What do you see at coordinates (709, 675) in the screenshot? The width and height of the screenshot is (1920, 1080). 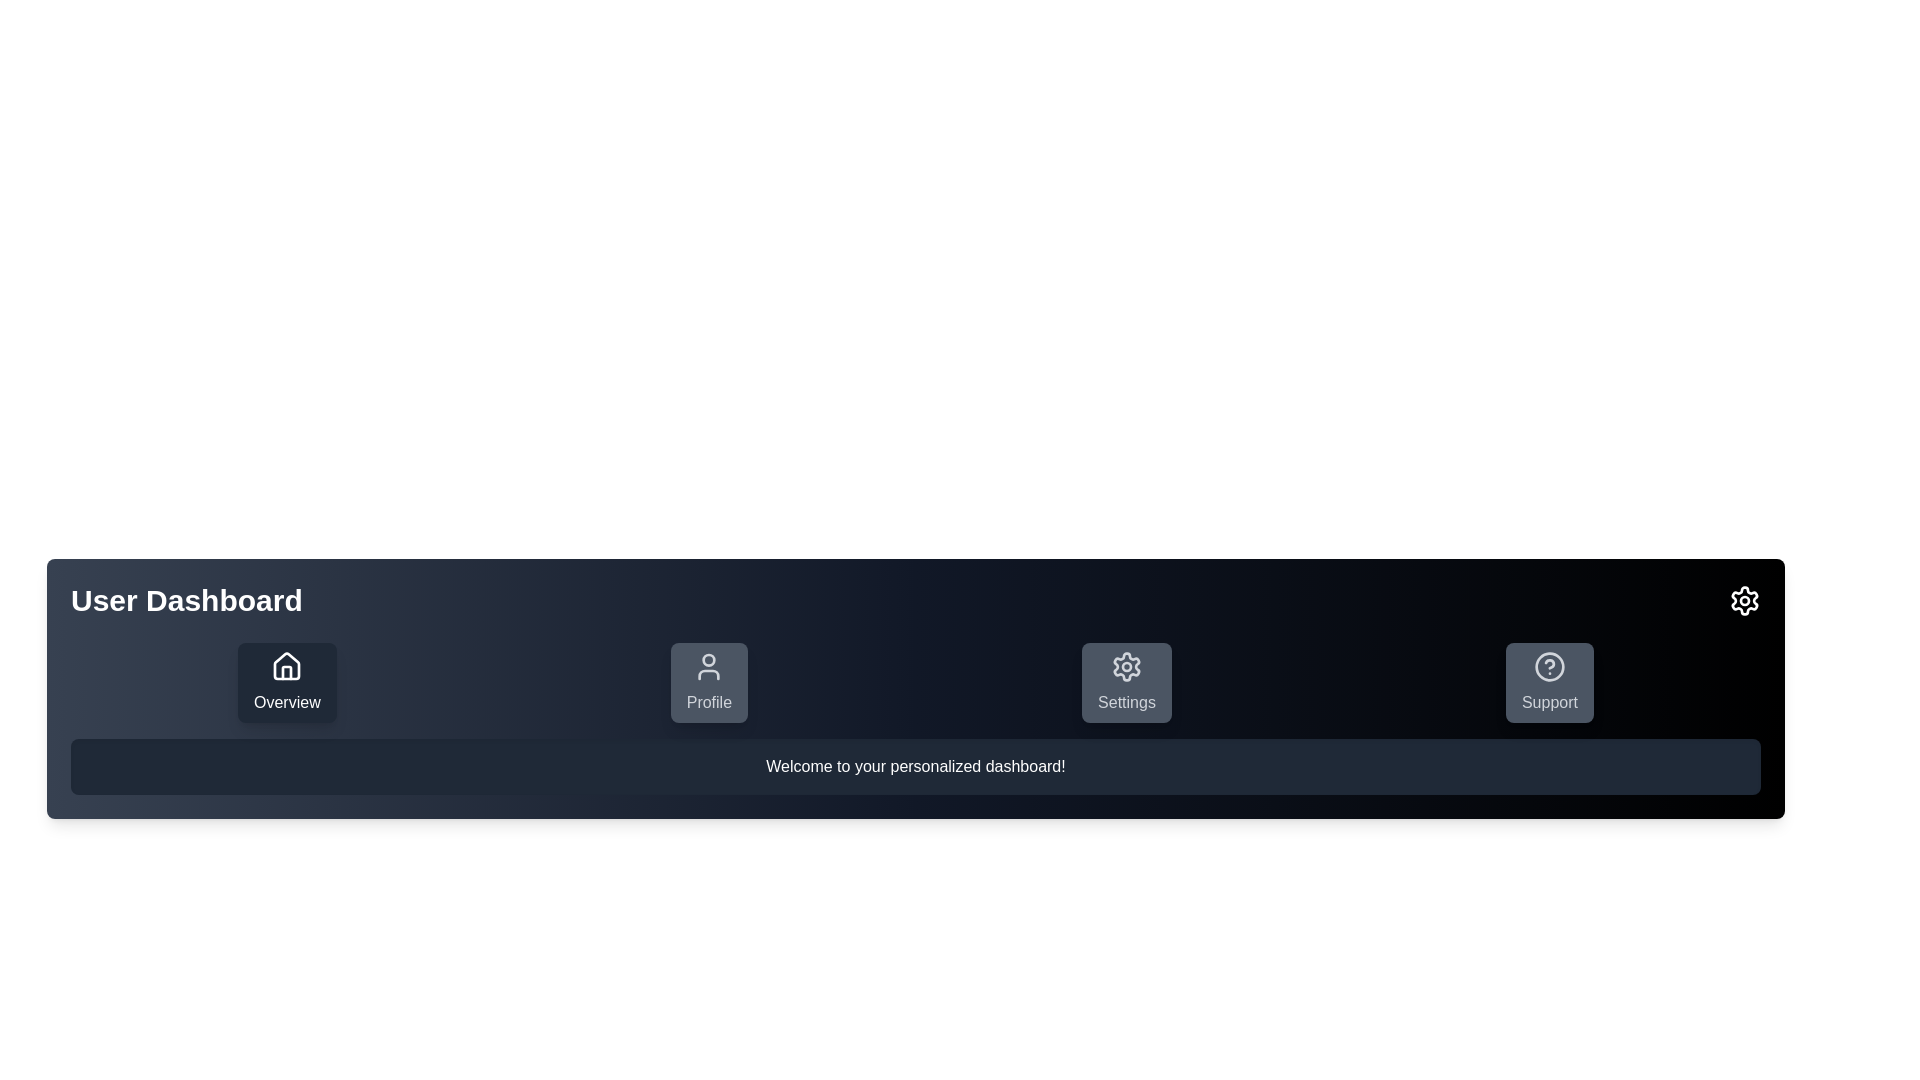 I see `the lower body portion of the 'Profile' SVG icon, which is a curved line located in the second position of the horizontal menu bar` at bounding box center [709, 675].